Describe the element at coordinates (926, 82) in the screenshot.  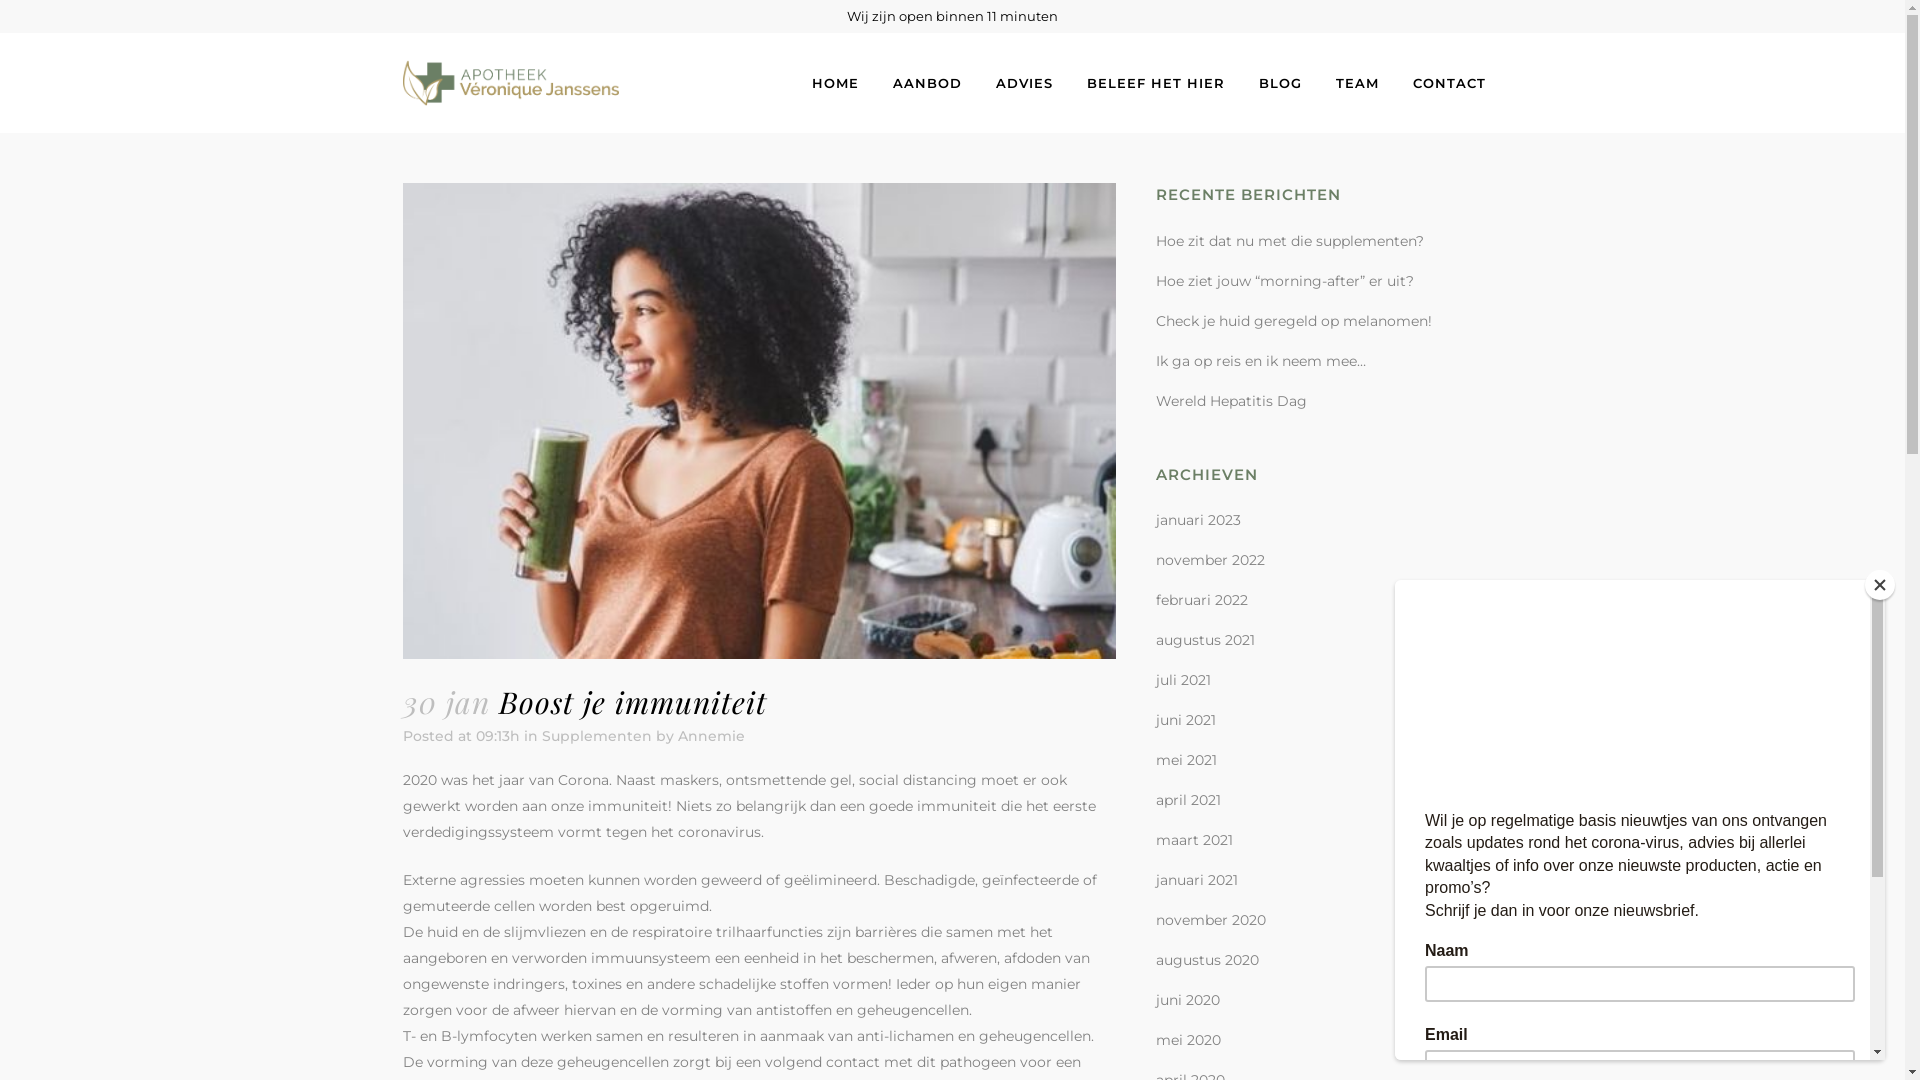
I see `'AANBOD'` at that location.